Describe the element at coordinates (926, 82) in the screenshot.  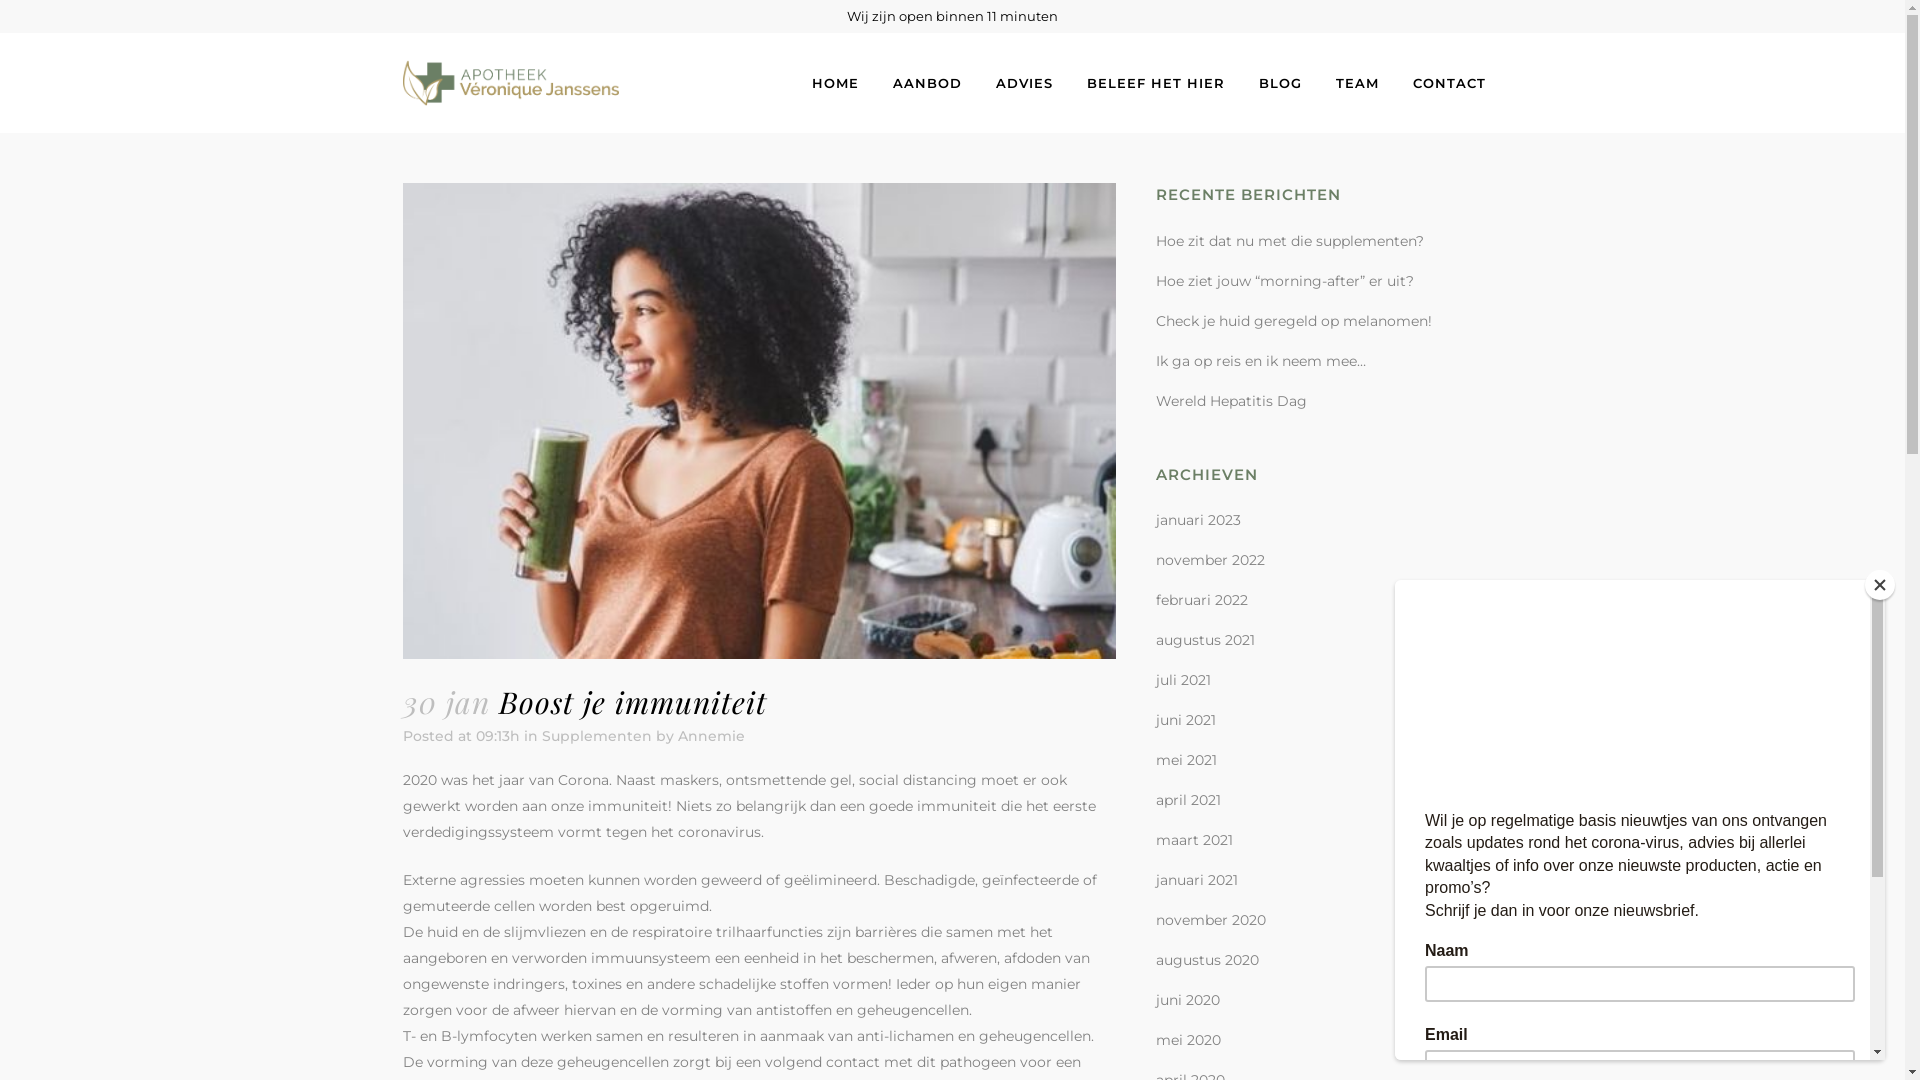
I see `'AANBOD'` at that location.